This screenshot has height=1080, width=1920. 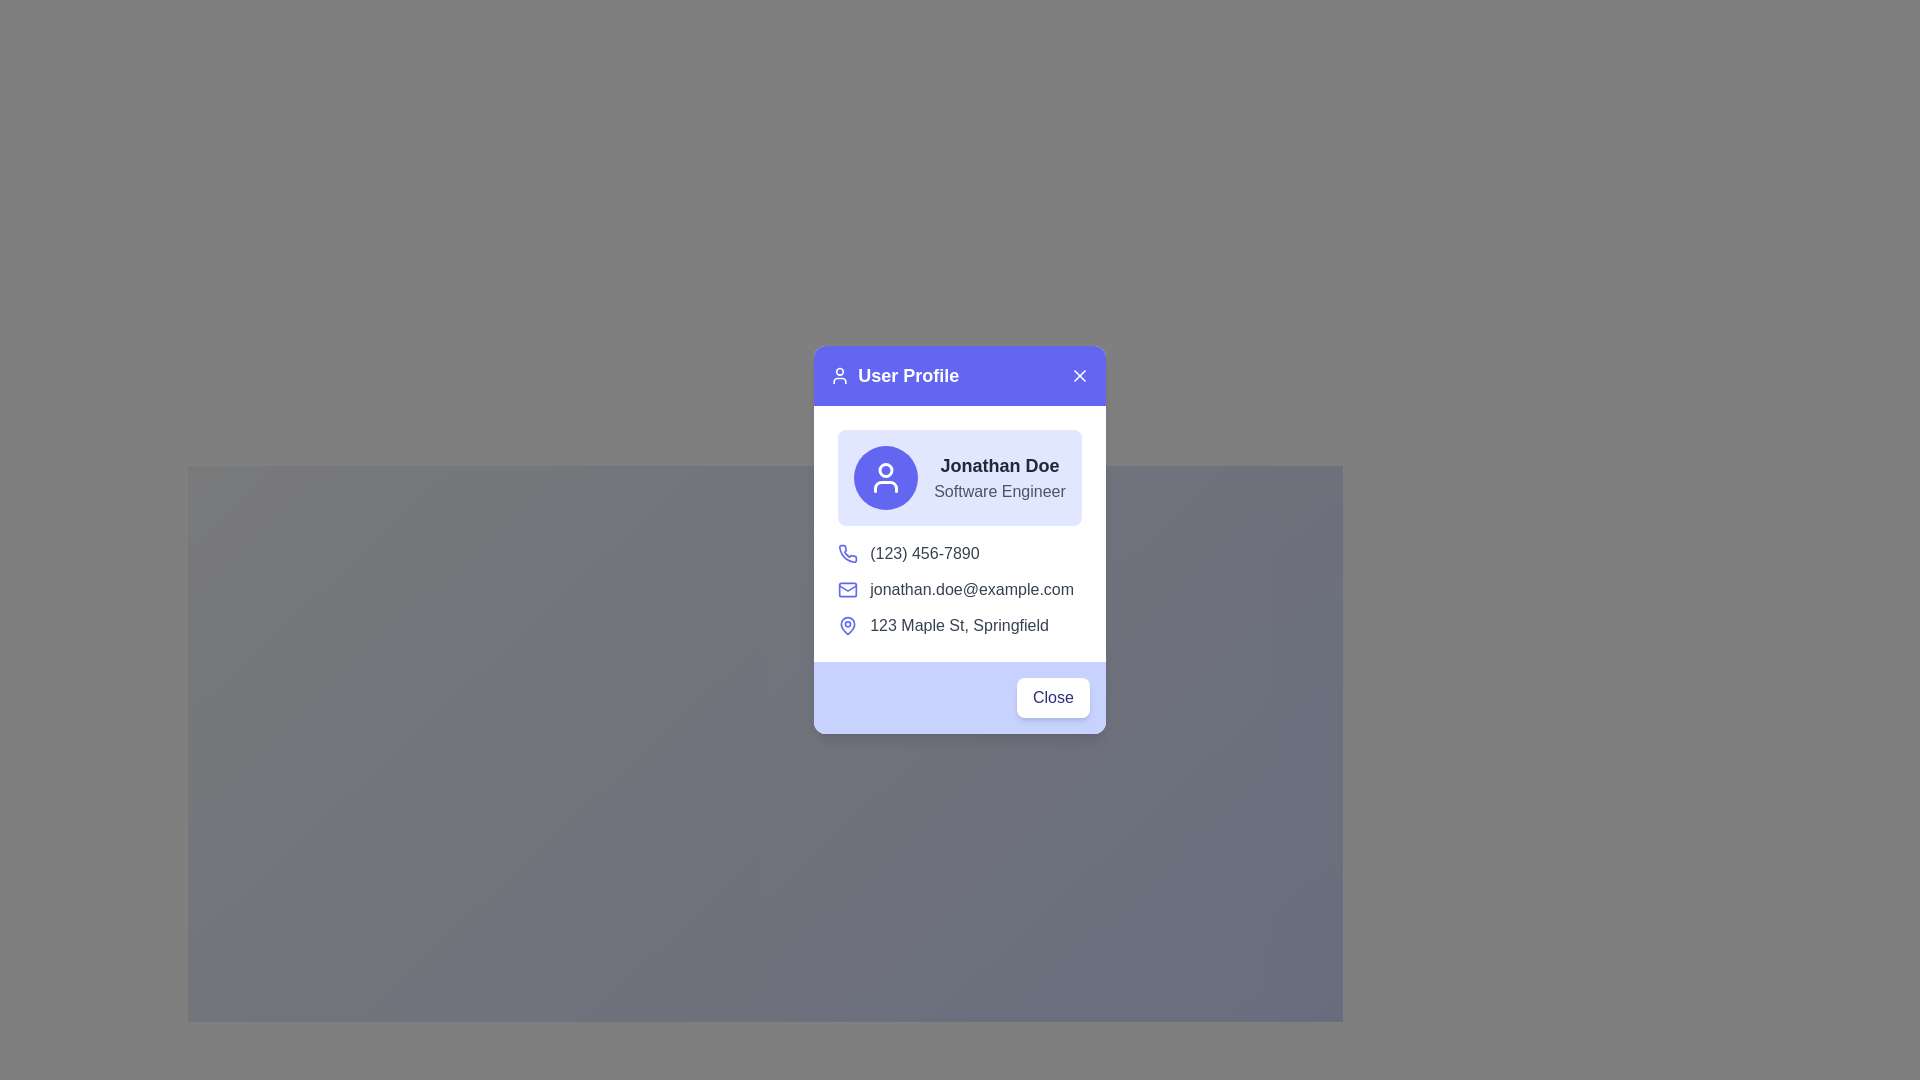 I want to click on the text block displaying the user's full name and professional designation, which is located within the user profile card beneath the circular user icon, so click(x=999, y=478).